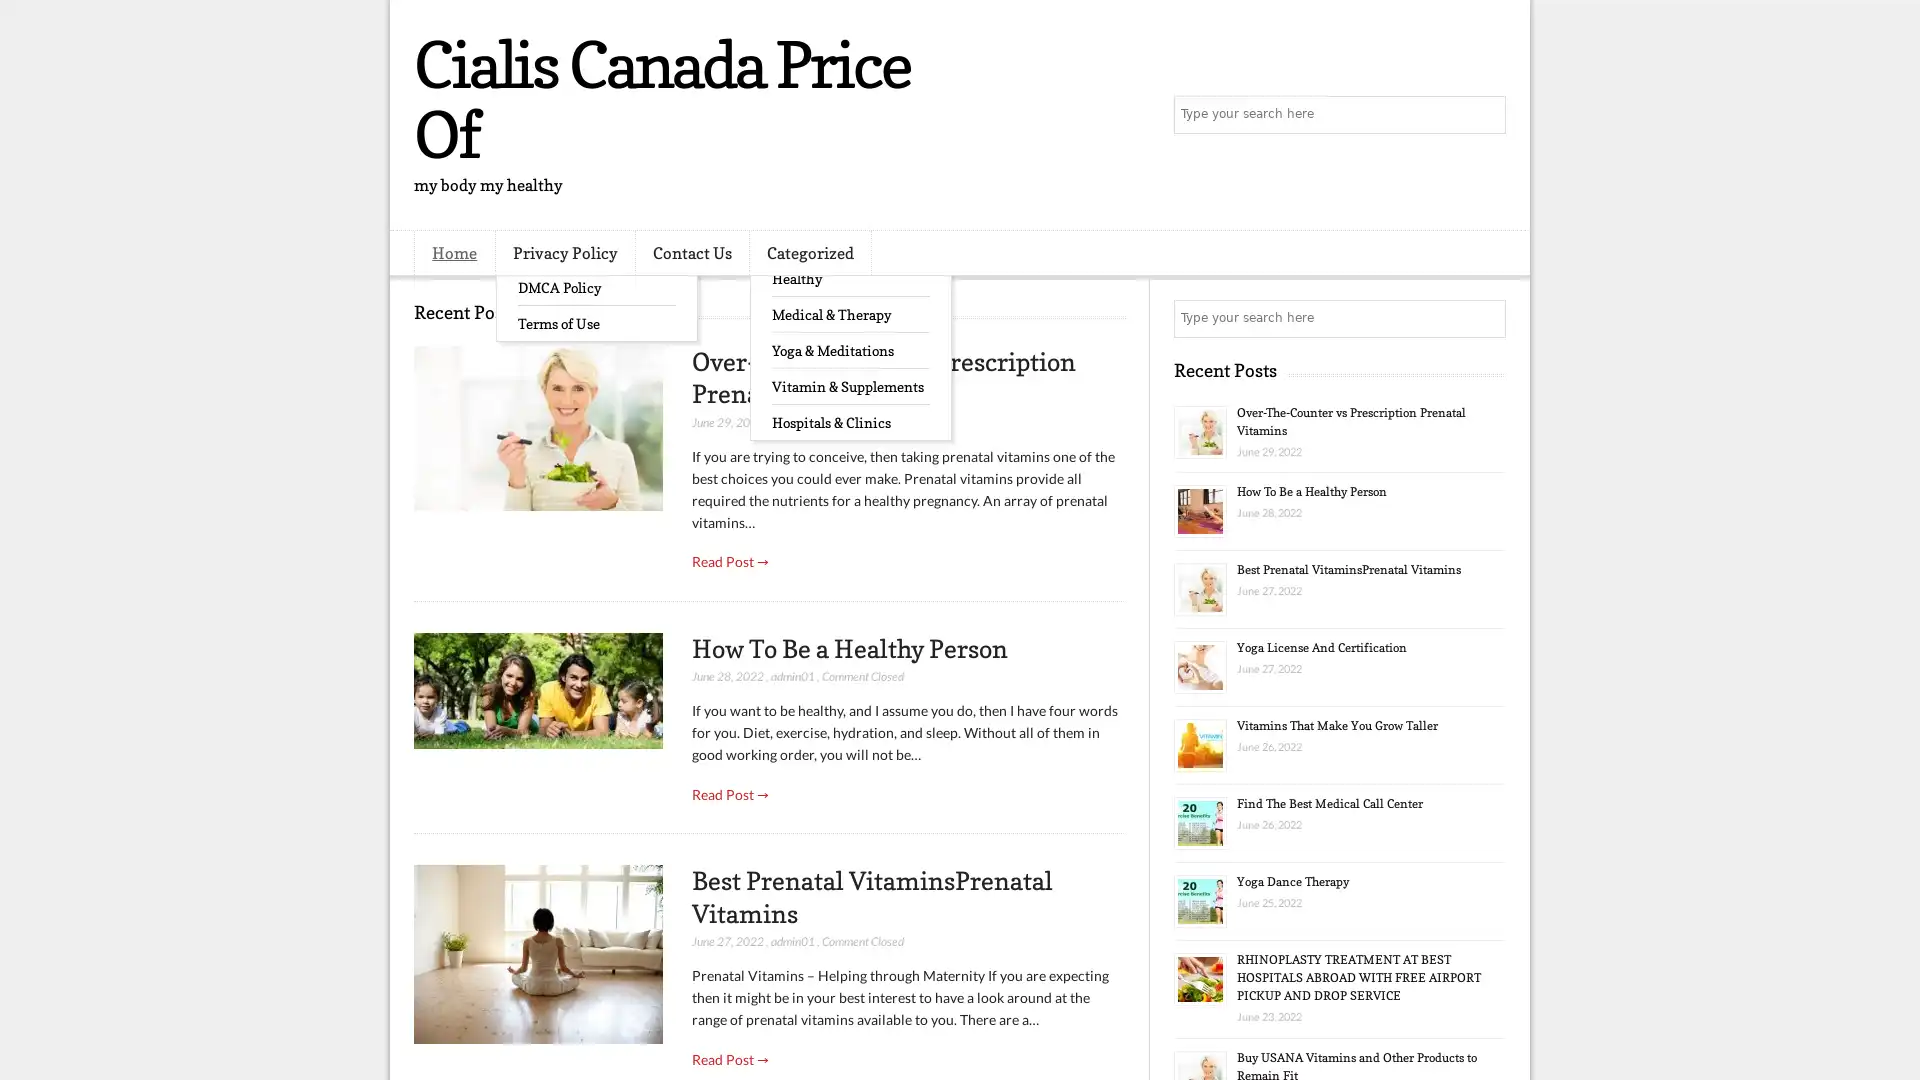  Describe the element at coordinates (1485, 115) in the screenshot. I see `Search` at that location.